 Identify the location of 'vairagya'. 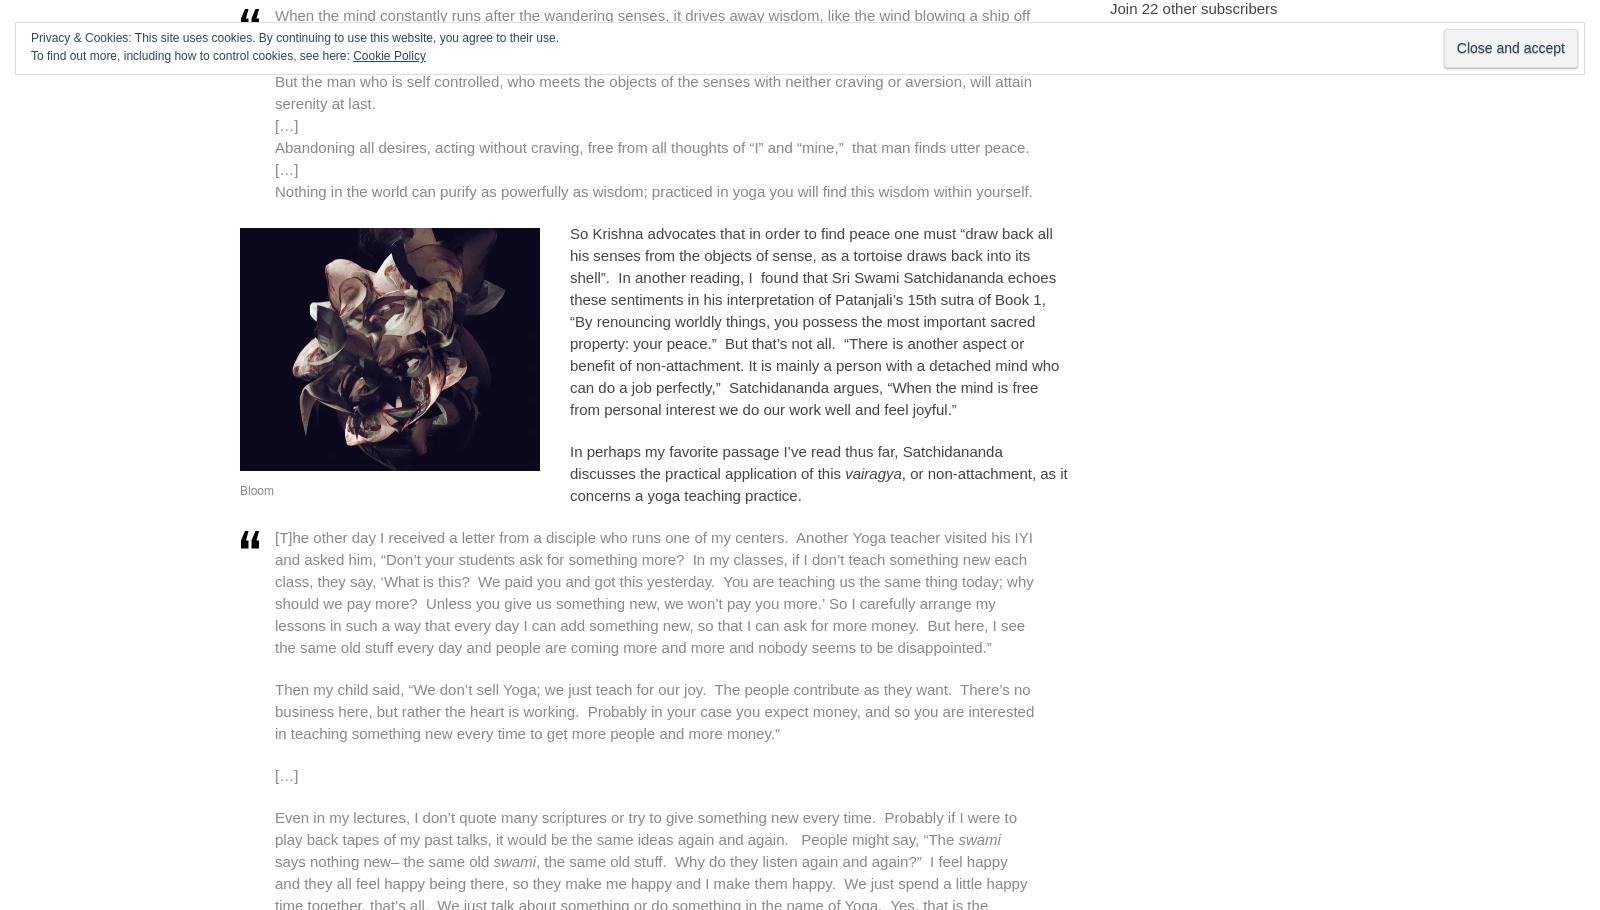
(843, 472).